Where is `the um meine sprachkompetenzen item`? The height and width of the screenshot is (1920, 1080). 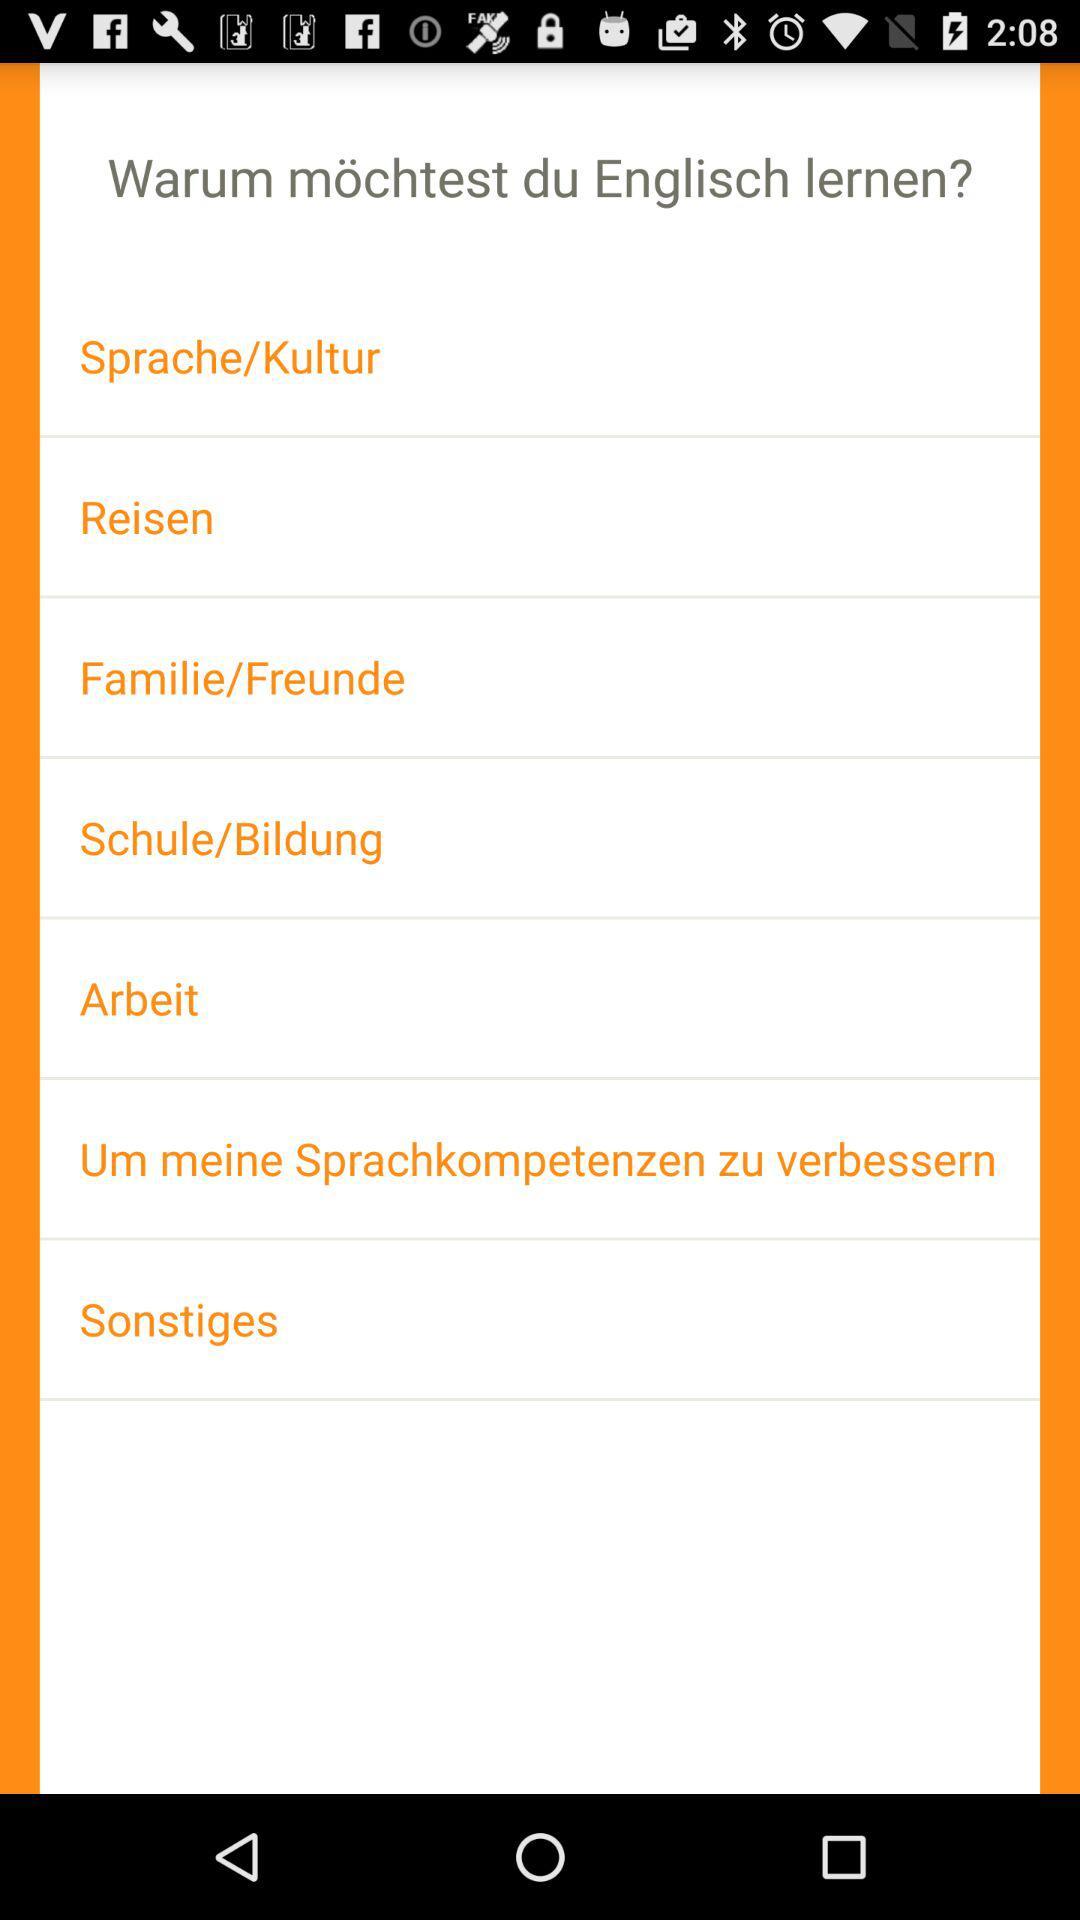
the um meine sprachkompetenzen item is located at coordinates (540, 1158).